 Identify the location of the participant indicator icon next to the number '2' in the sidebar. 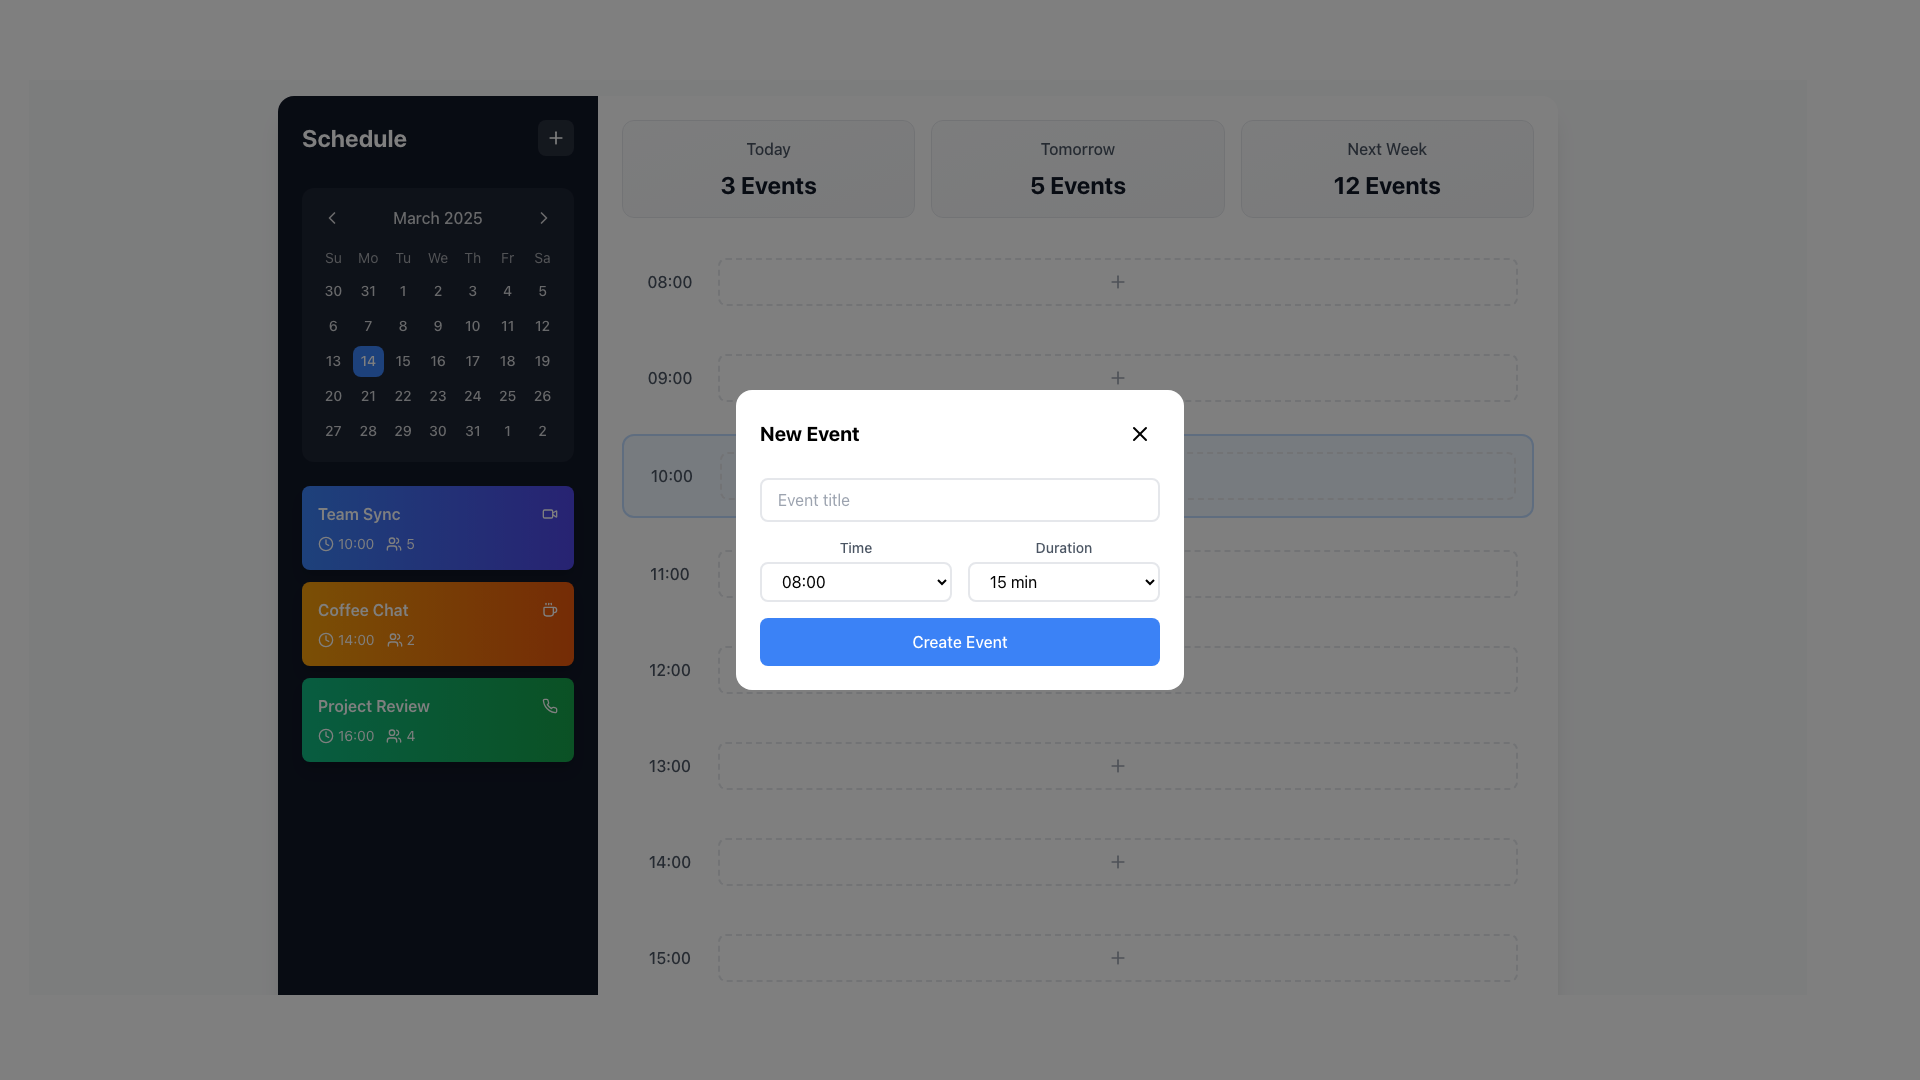
(394, 640).